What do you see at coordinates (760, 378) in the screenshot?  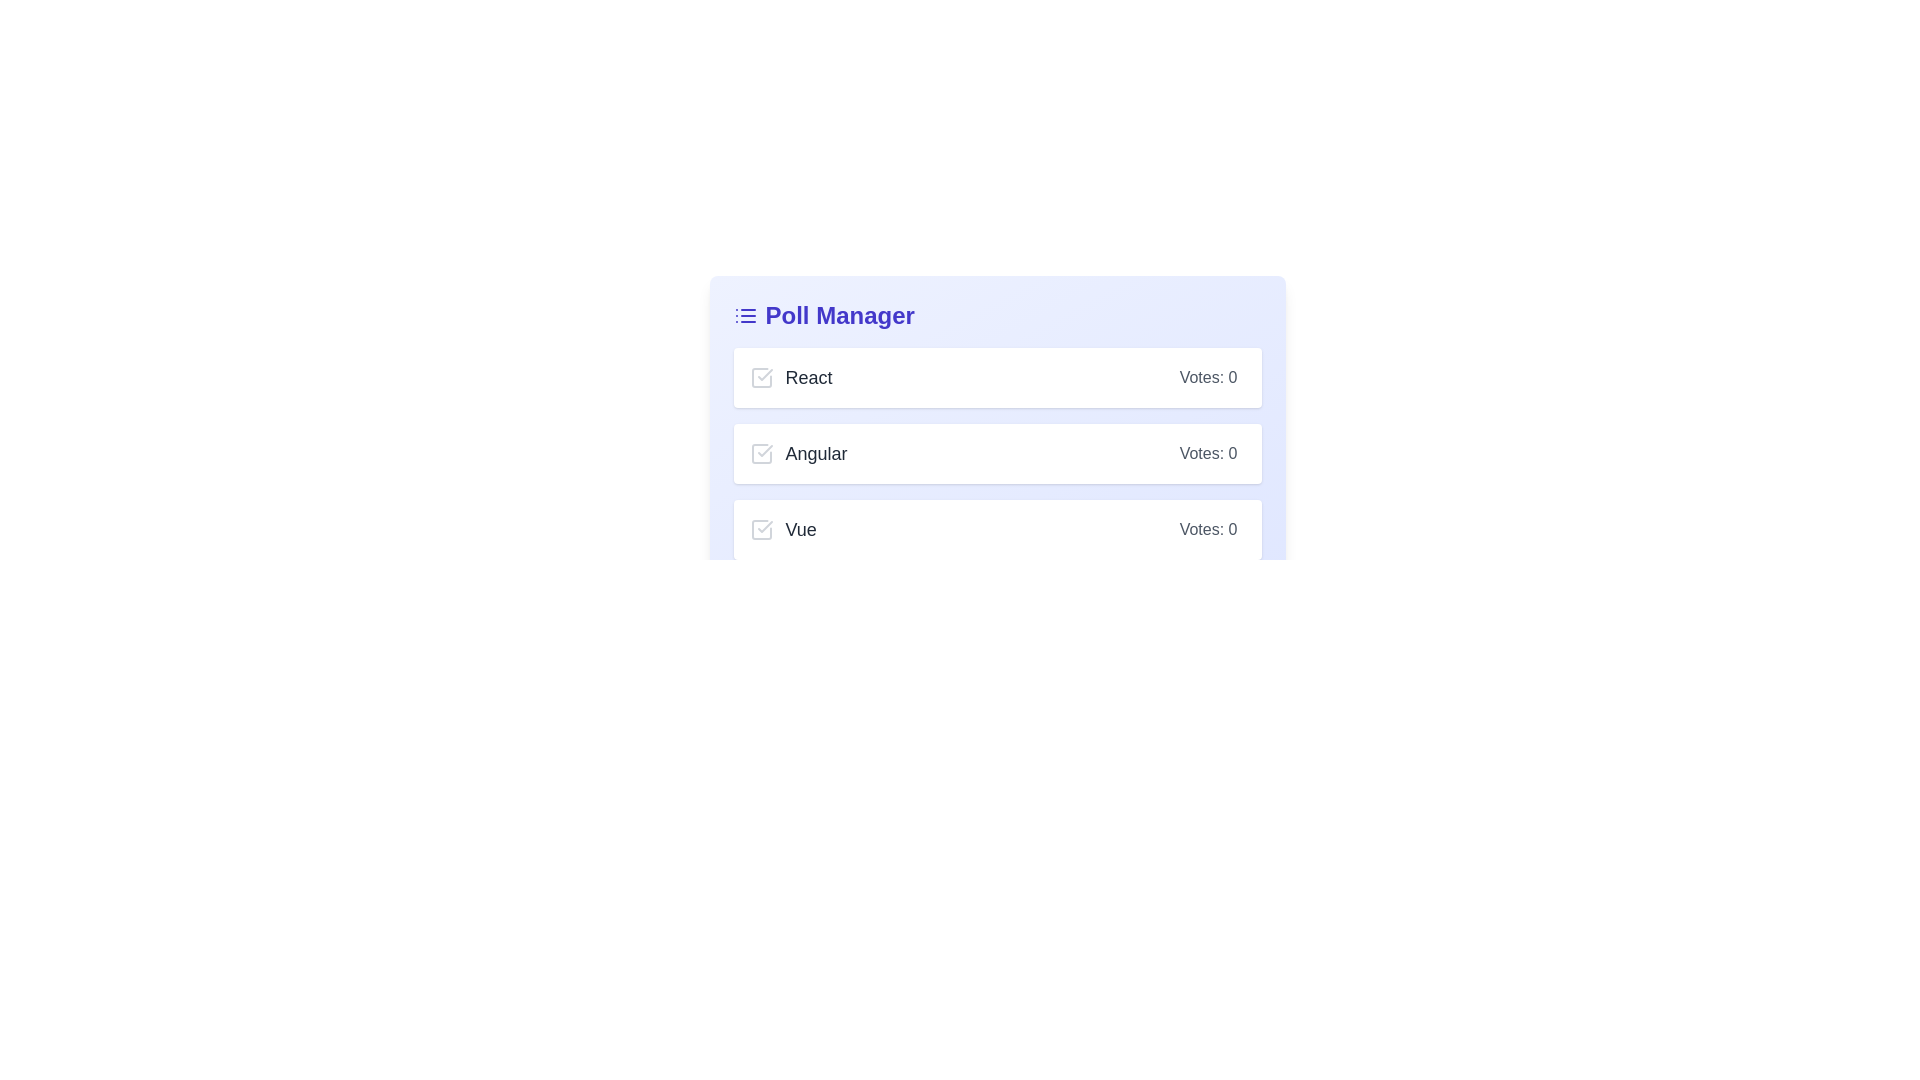 I see `the checkbox located to the left of the text 'React'` at bounding box center [760, 378].